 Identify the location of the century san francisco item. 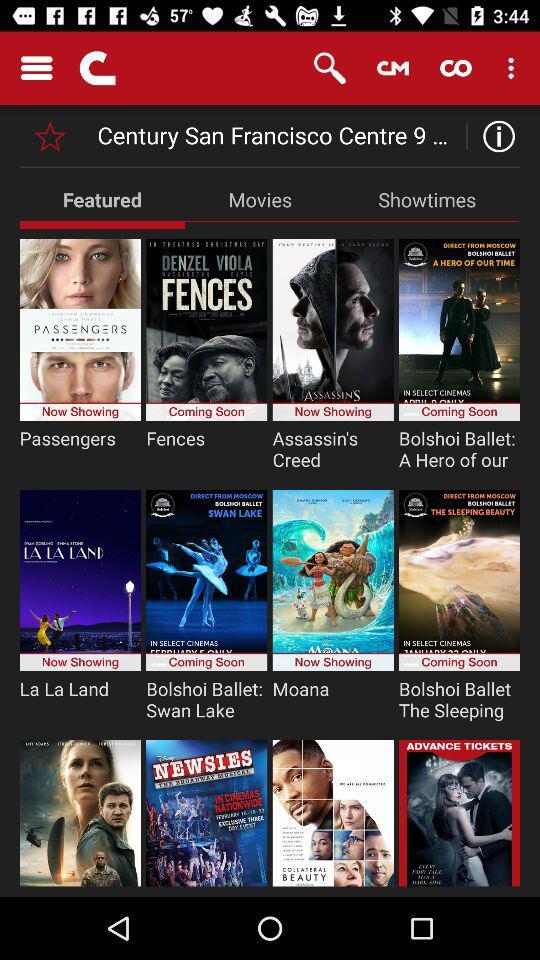
(278, 135).